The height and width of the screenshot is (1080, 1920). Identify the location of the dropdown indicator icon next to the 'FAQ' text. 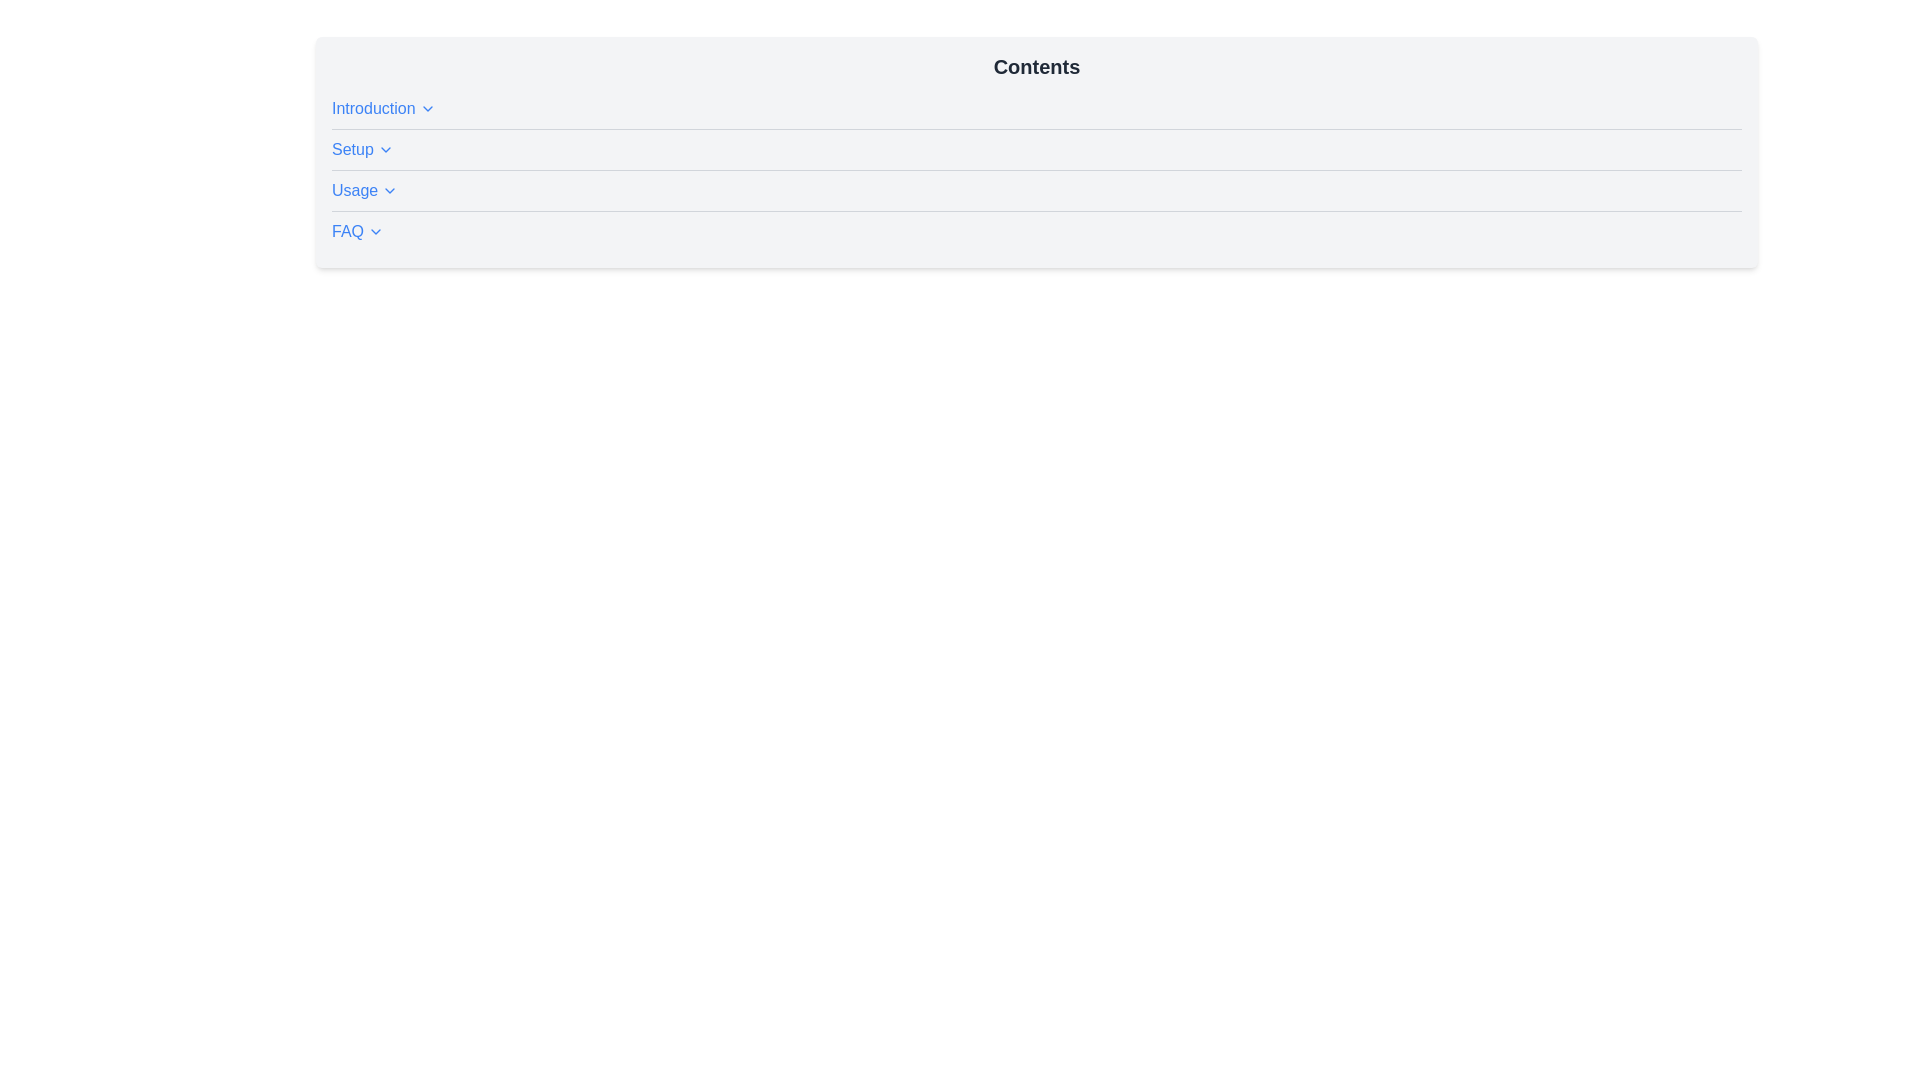
(375, 230).